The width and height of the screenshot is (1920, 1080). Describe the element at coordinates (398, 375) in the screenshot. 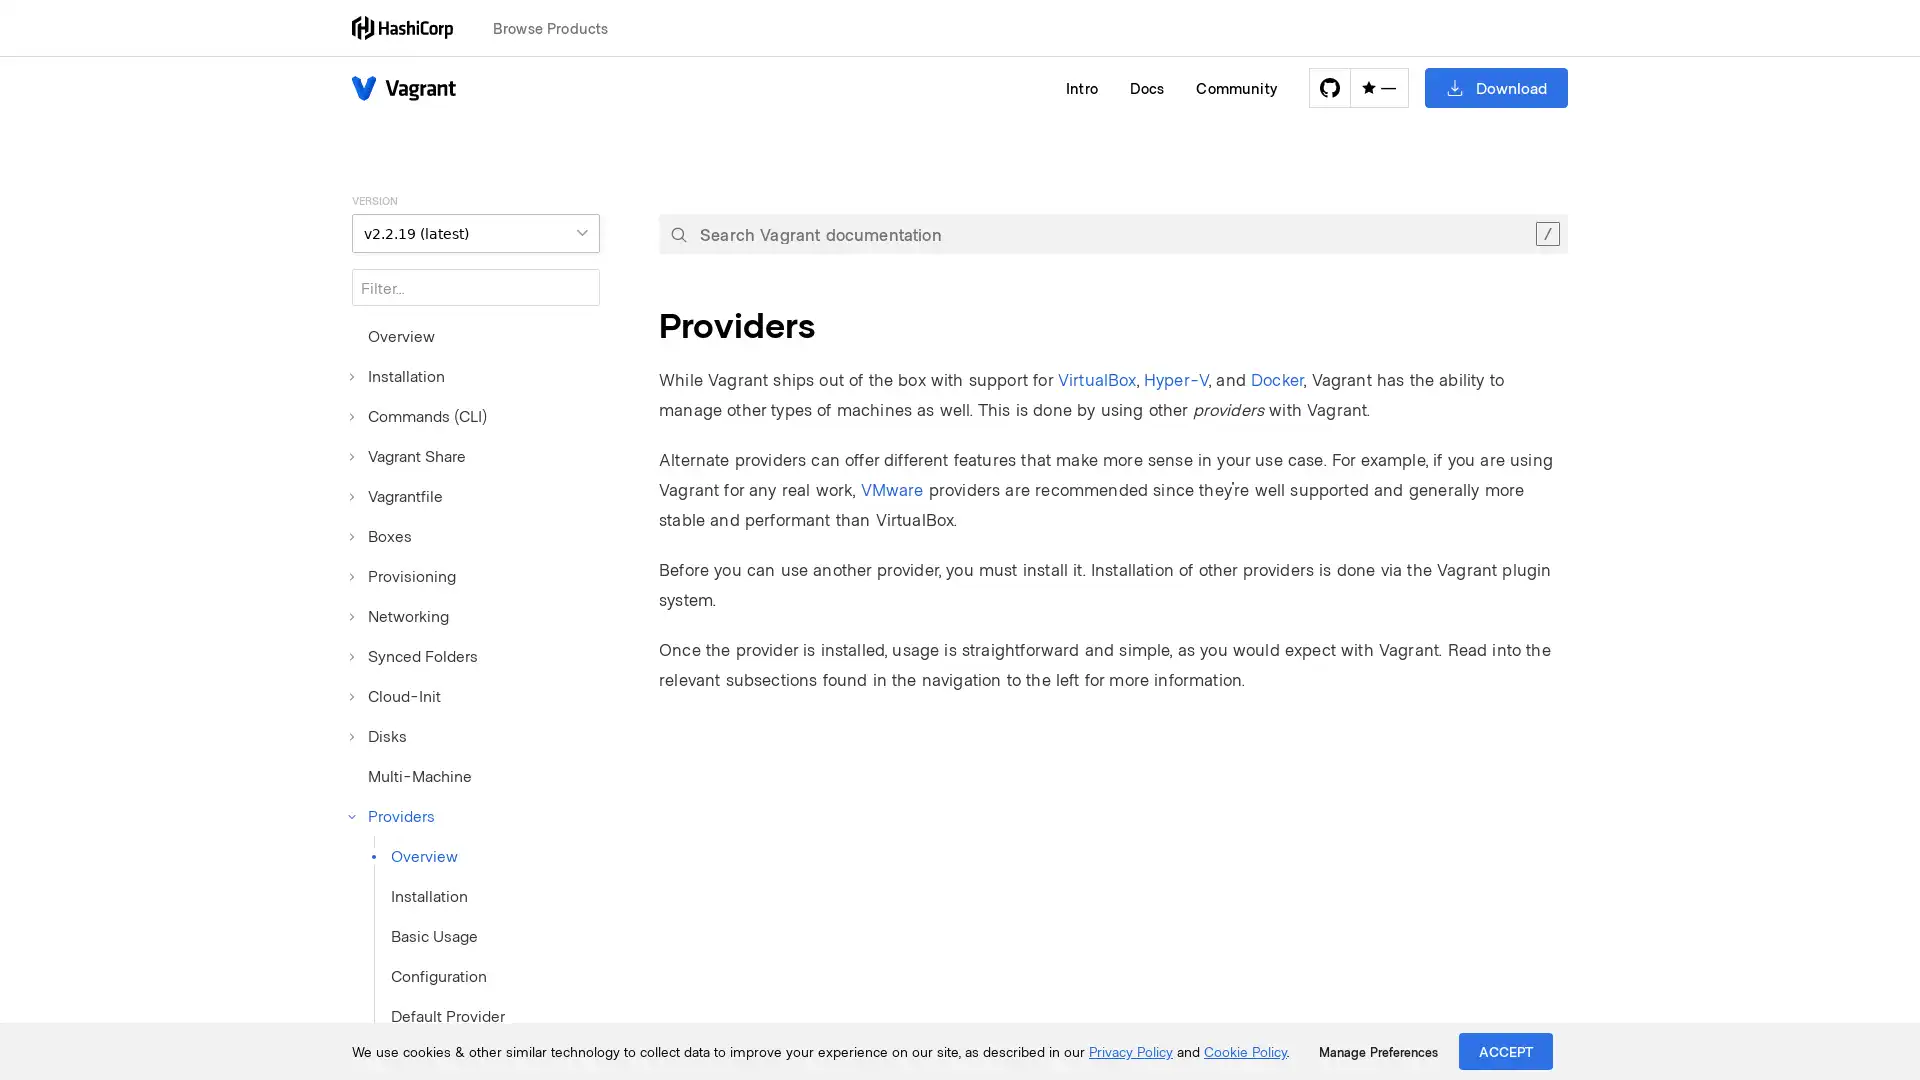

I see `Installation` at that location.